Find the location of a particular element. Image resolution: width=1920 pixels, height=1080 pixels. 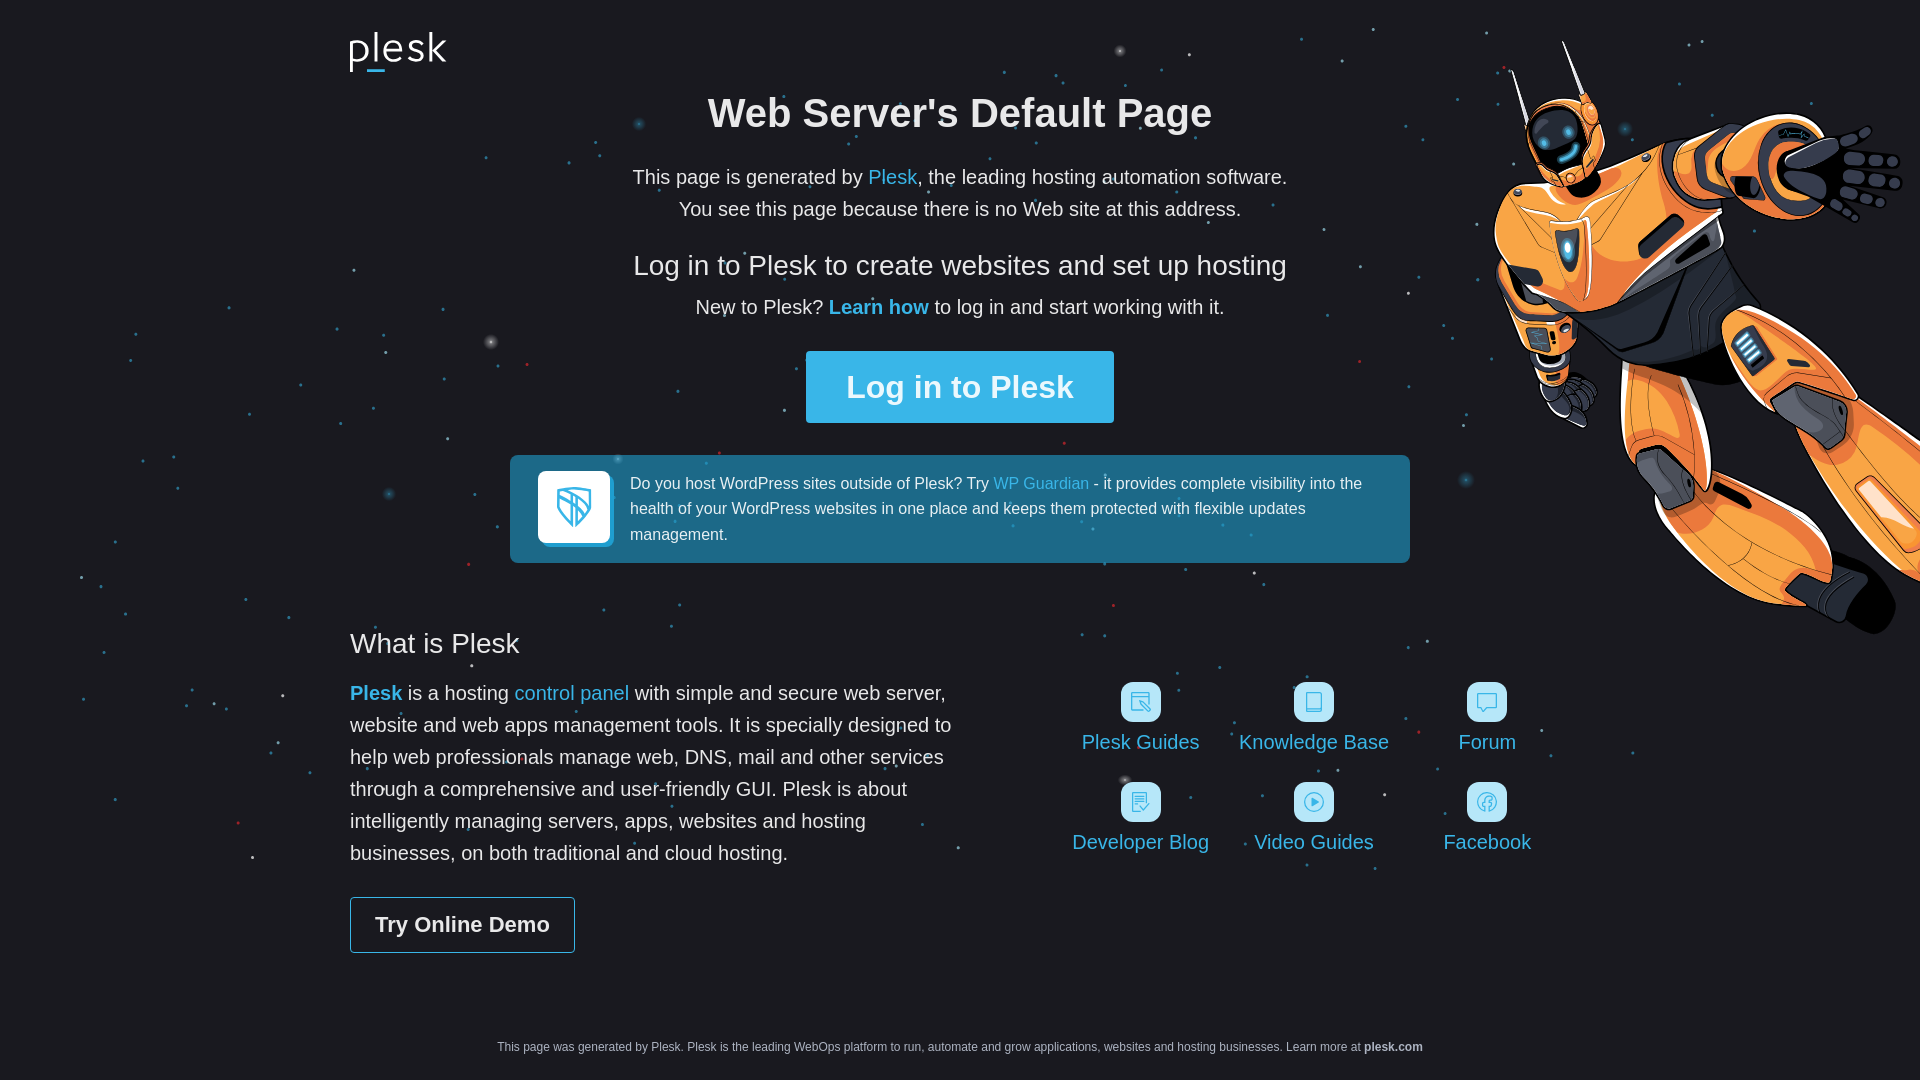

'Learn how' is located at coordinates (878, 307).